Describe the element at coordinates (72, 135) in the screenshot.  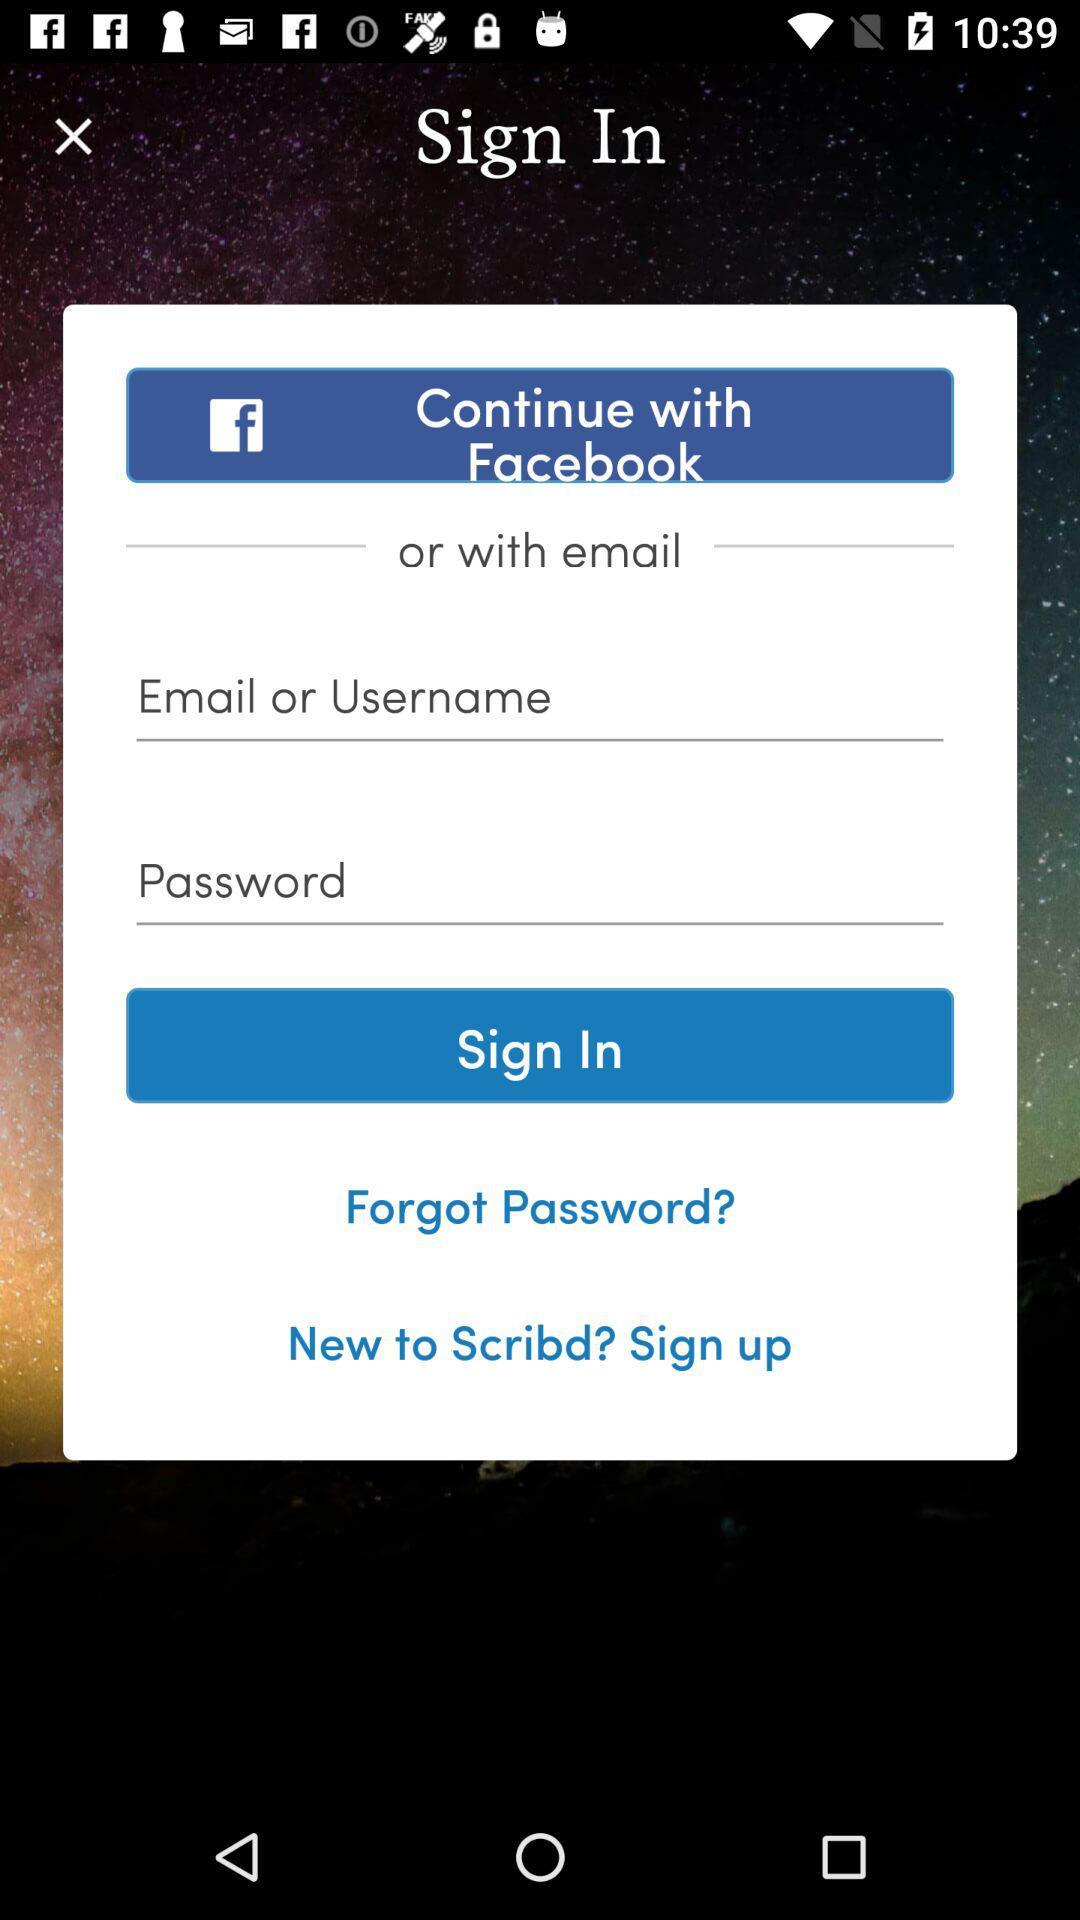
I see `the icon above continue with facebook` at that location.